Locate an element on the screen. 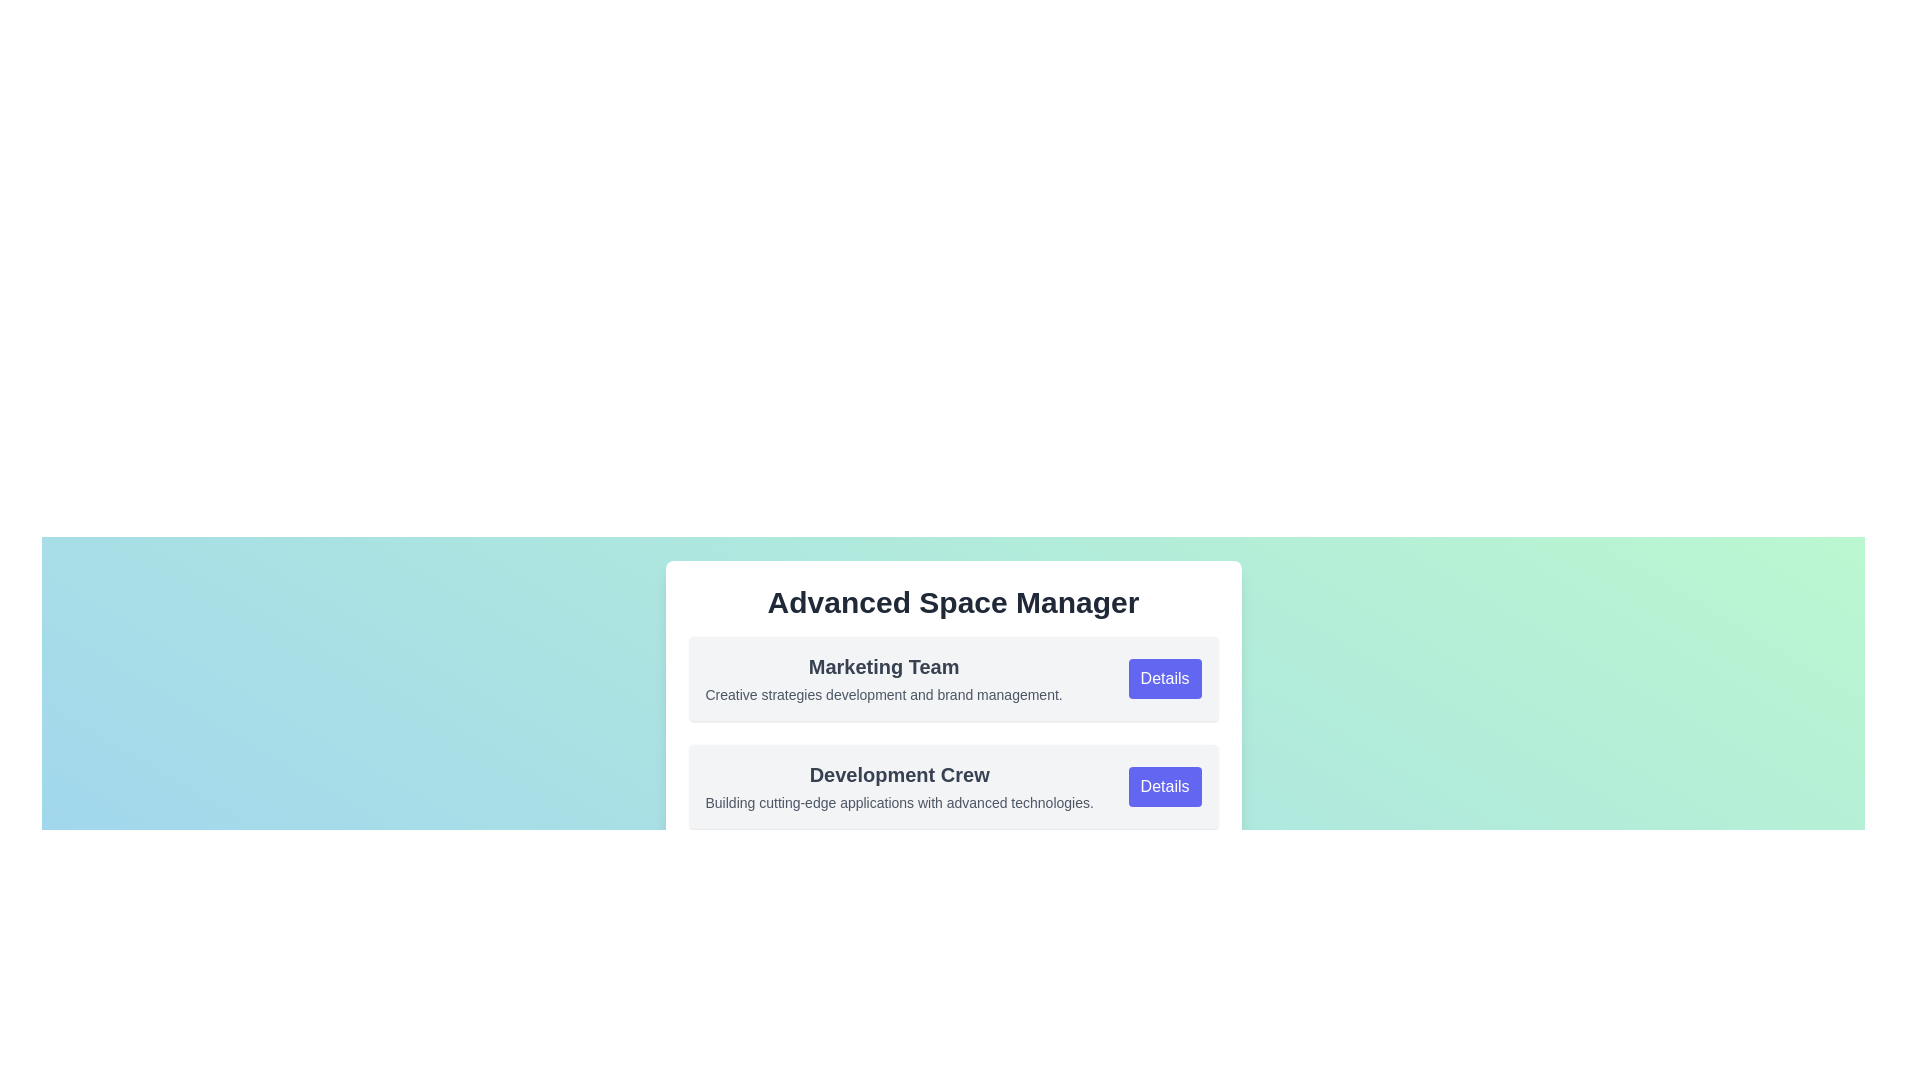  text of the header labeled 'Advanced Space Manager' which is a bold, large, dark gray text at the top of a light-colored card is located at coordinates (952, 601).